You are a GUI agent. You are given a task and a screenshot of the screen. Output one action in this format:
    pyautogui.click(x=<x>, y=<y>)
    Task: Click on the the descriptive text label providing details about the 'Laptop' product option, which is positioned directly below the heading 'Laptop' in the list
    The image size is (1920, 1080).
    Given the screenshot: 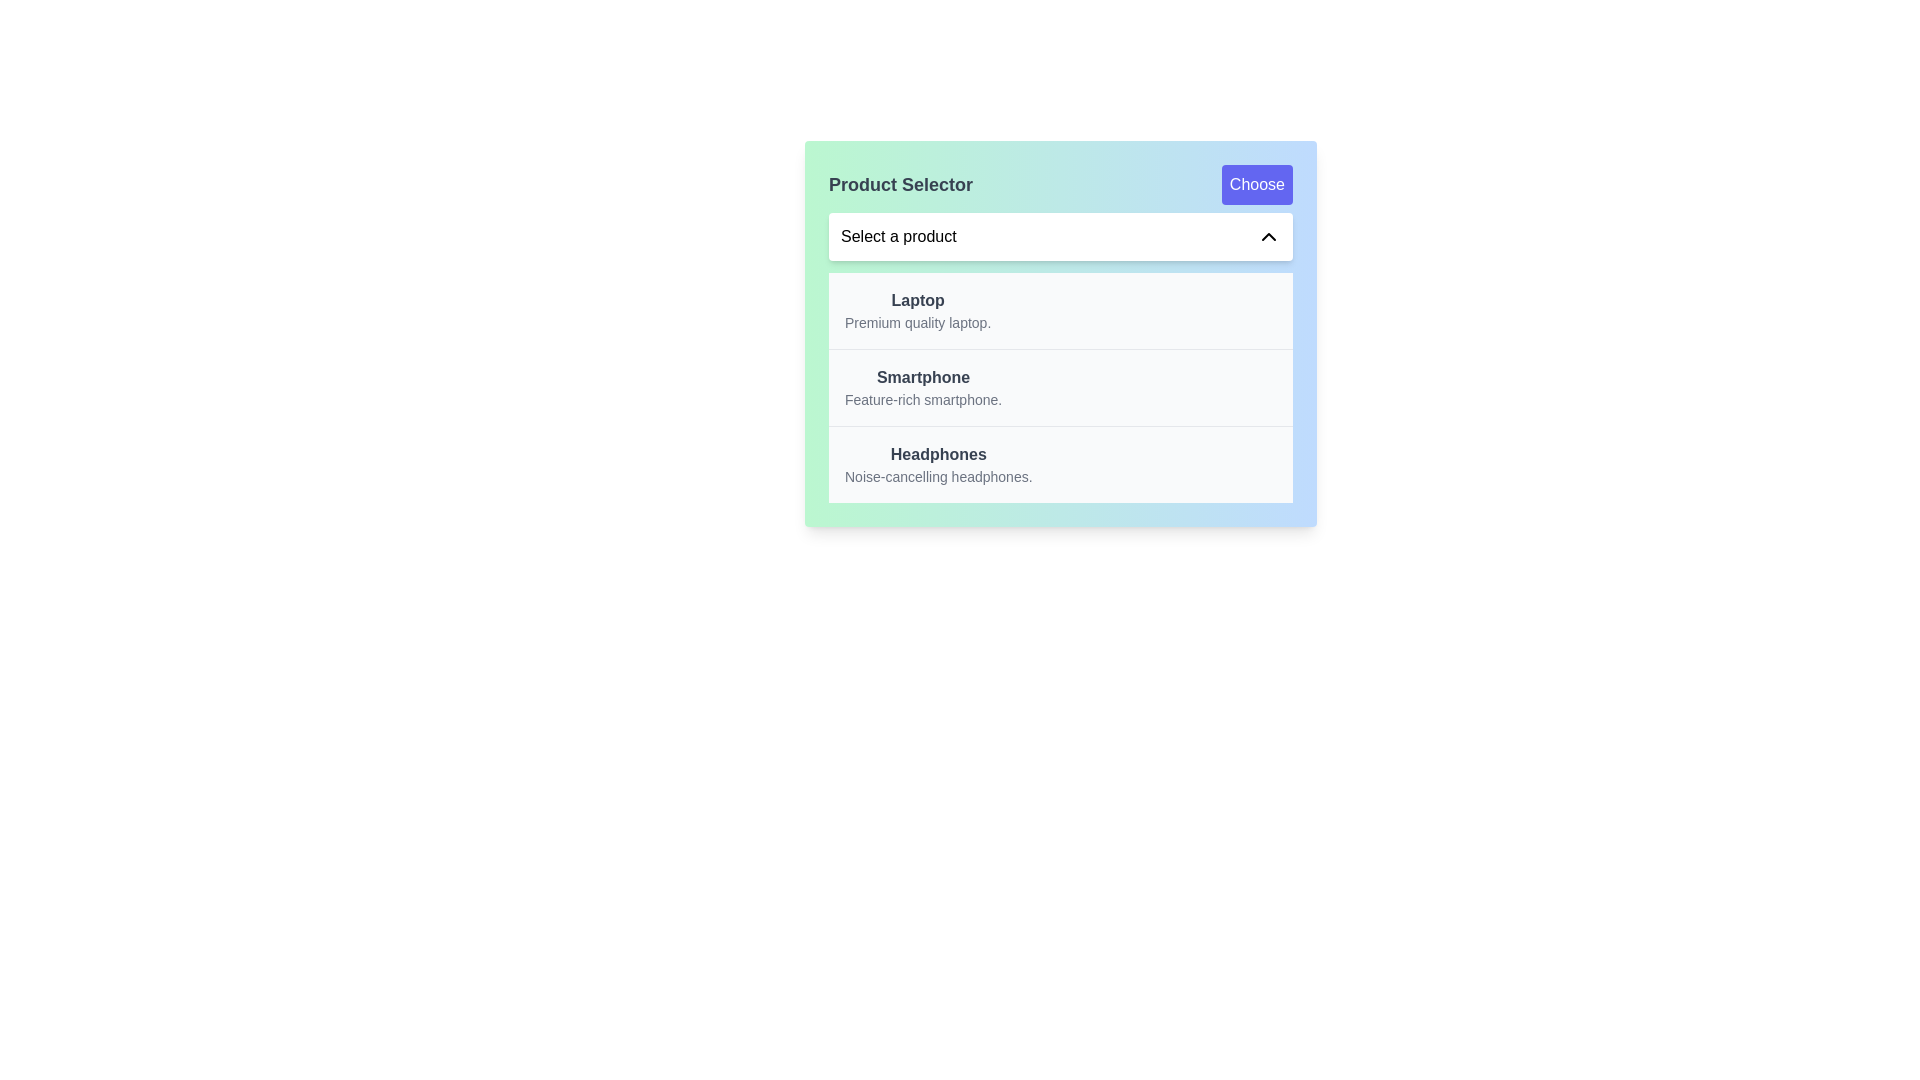 What is the action you would take?
    pyautogui.click(x=917, y=322)
    